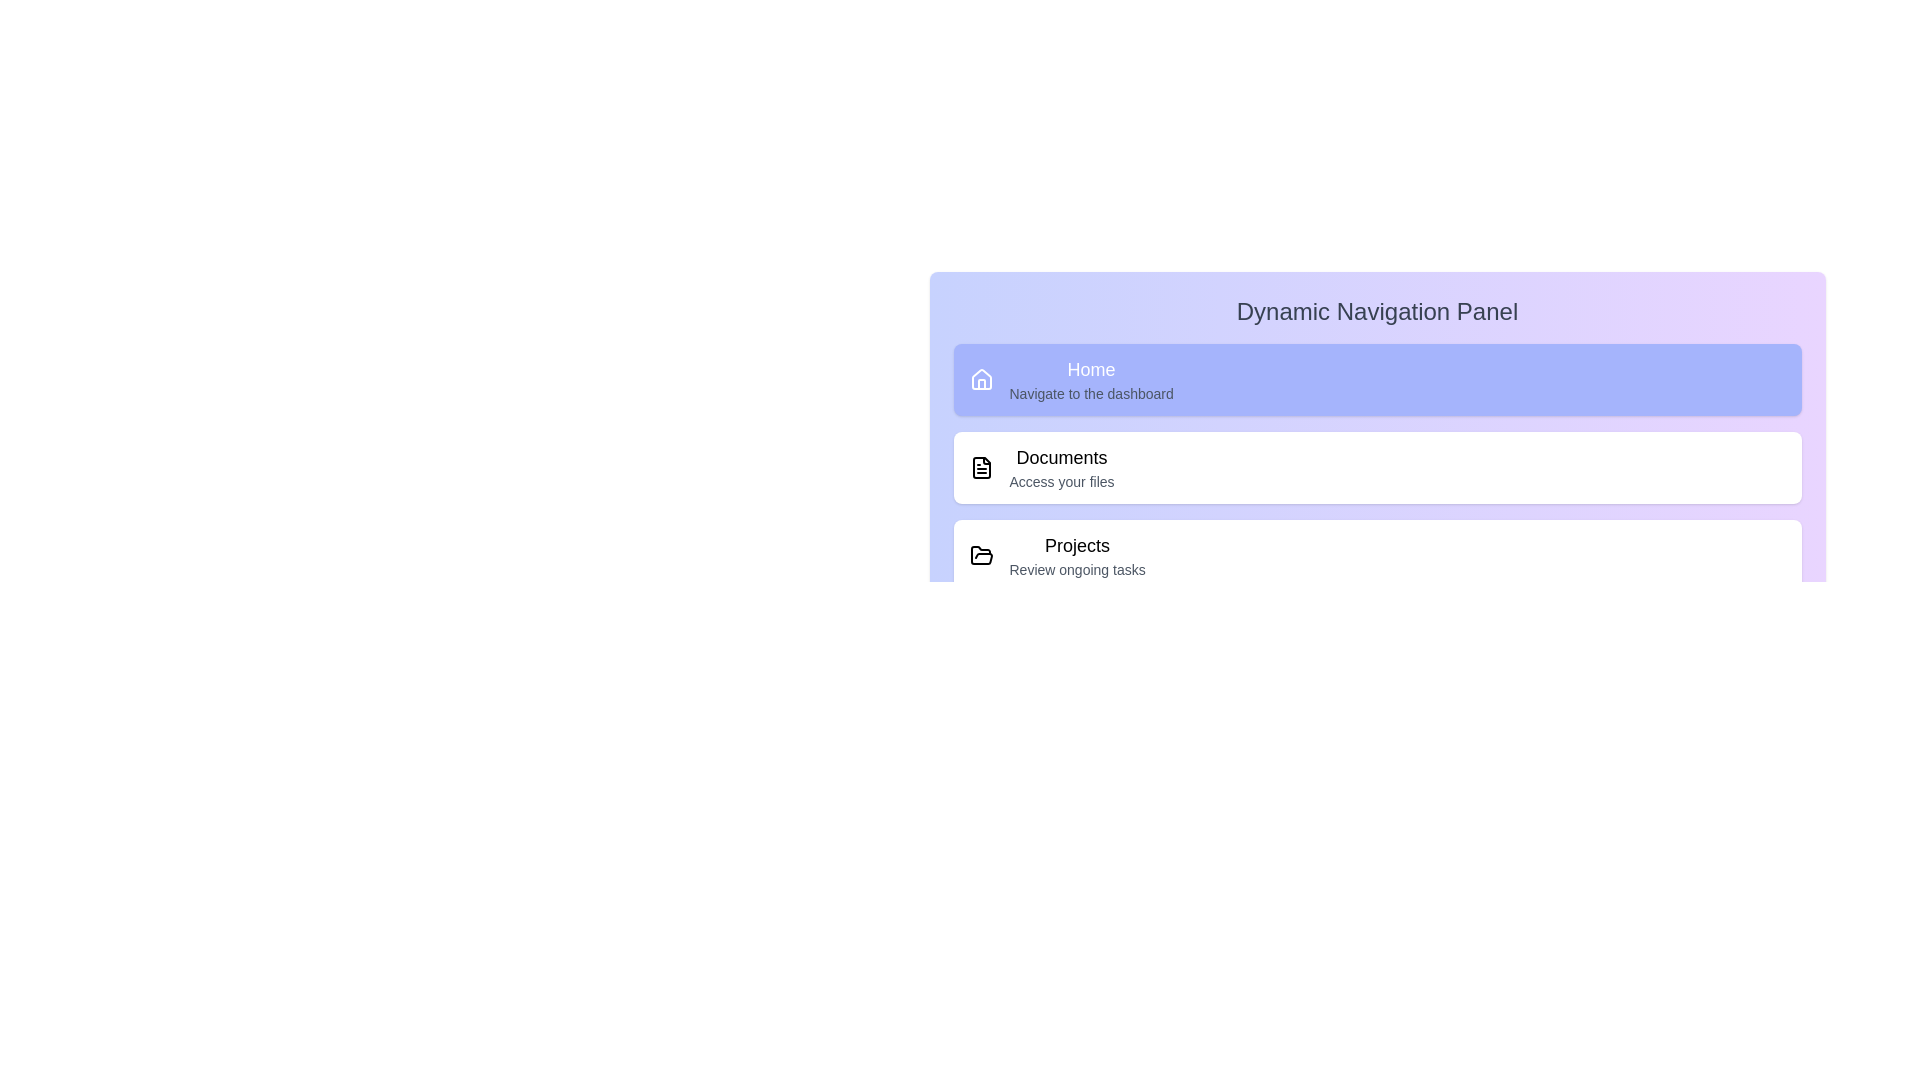 The height and width of the screenshot is (1080, 1920). I want to click on the navigation item Documents, so click(1376, 467).